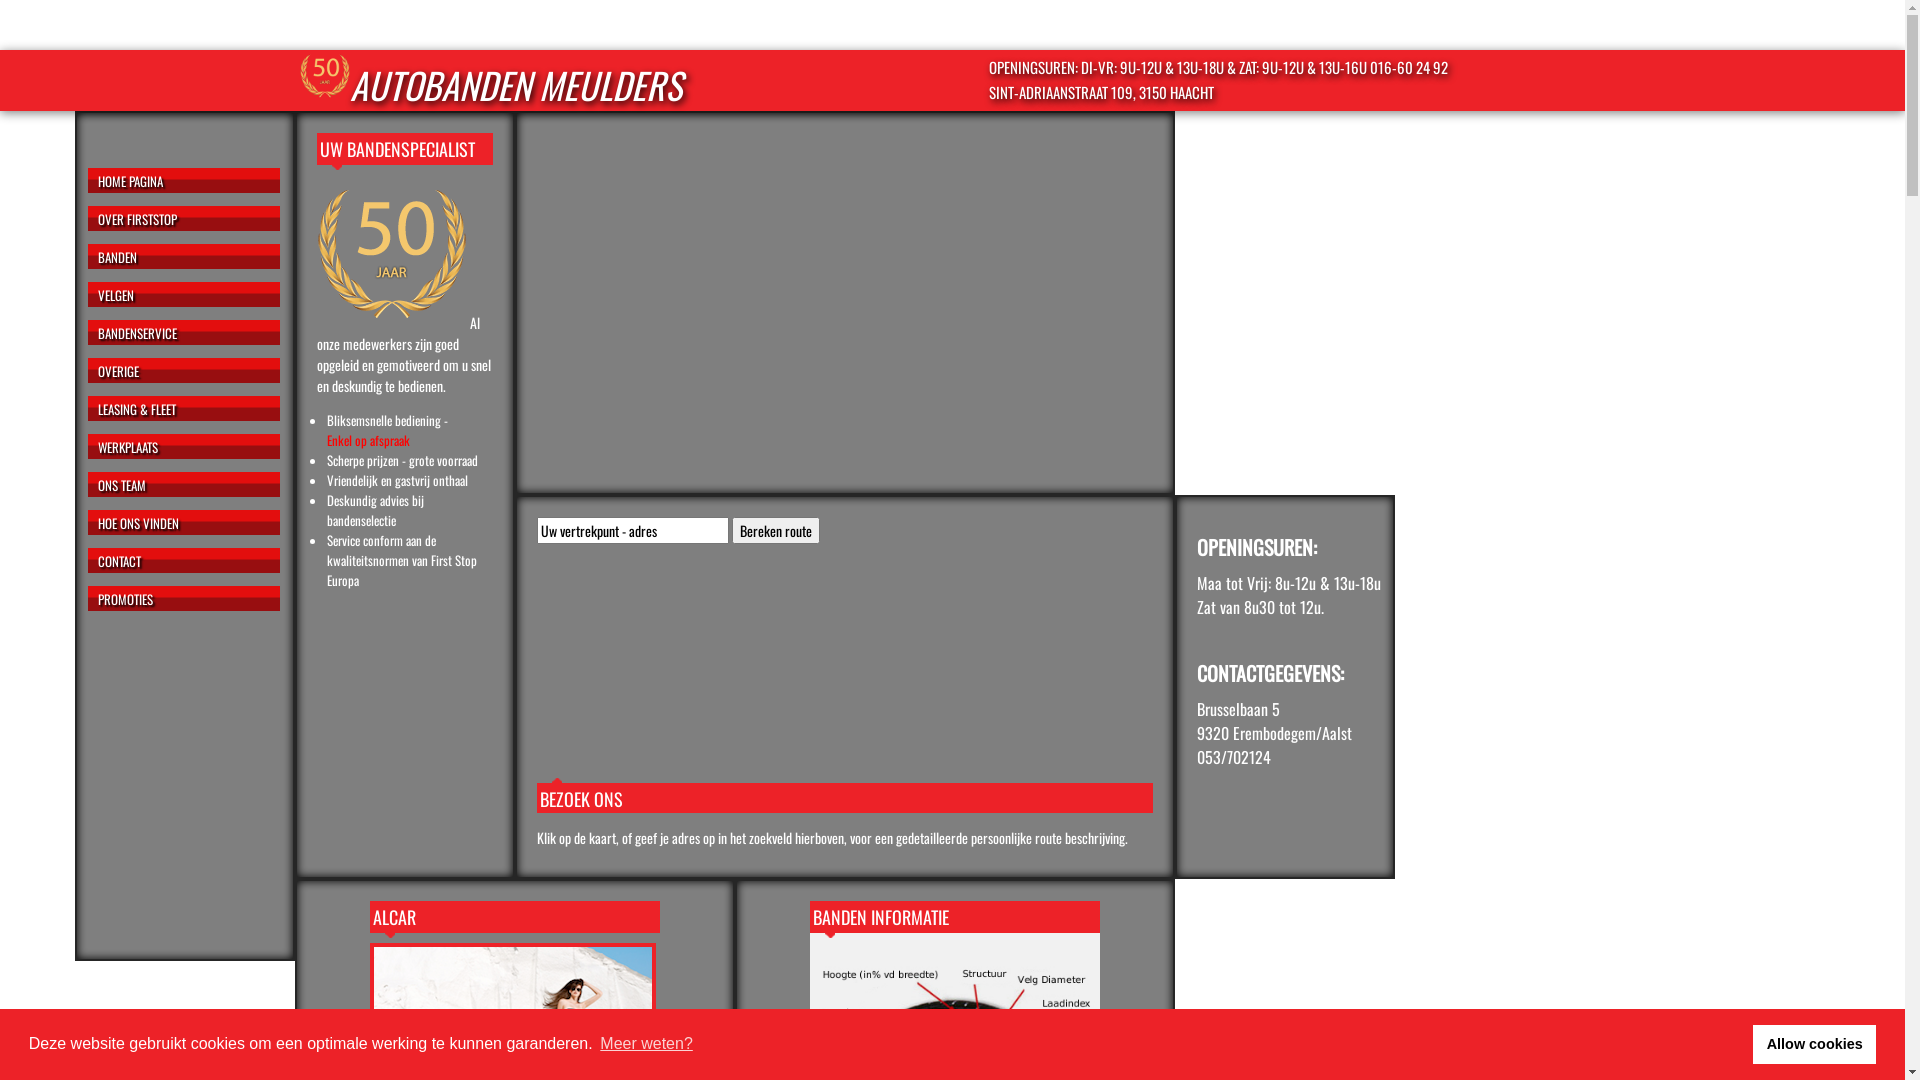 The image size is (1920, 1080). Describe the element at coordinates (1814, 1043) in the screenshot. I see `'Allow cookies'` at that location.